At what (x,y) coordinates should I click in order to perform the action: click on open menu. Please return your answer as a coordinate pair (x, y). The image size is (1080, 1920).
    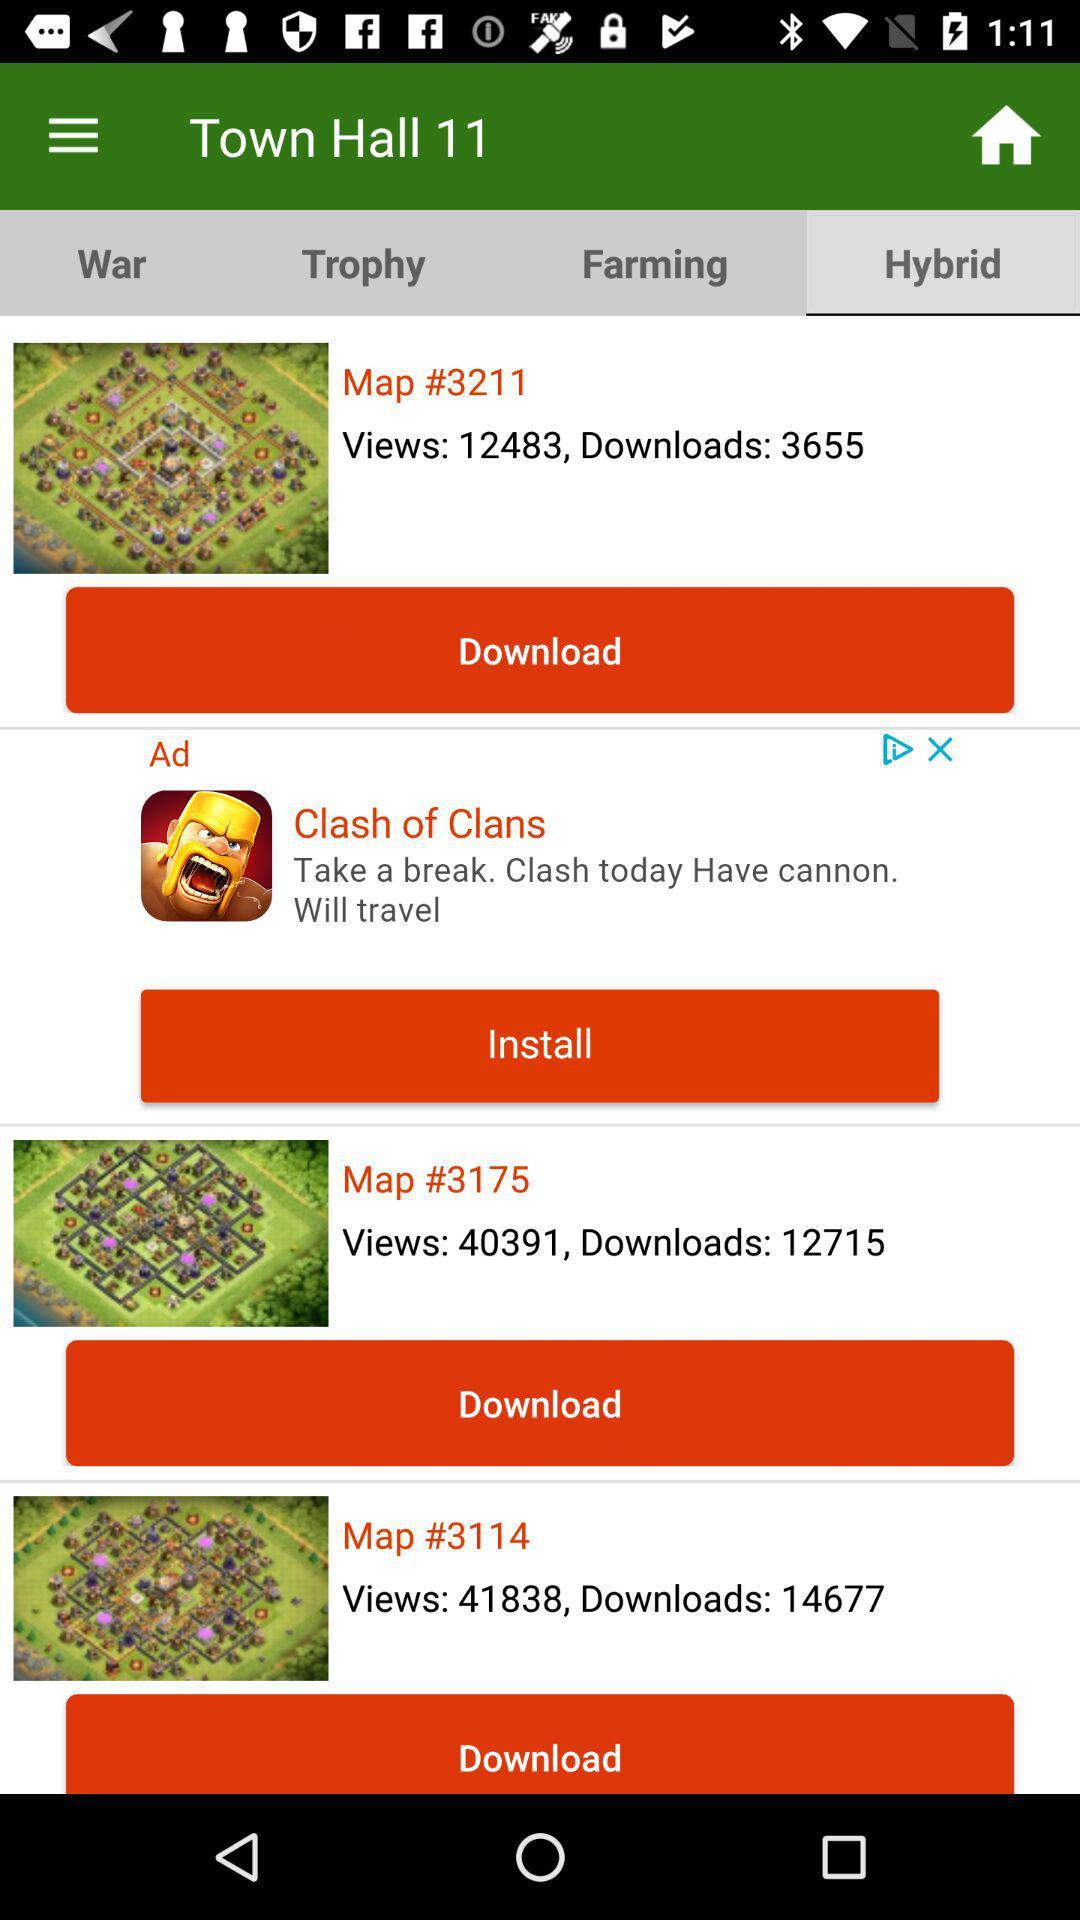
    Looking at the image, I should click on (72, 135).